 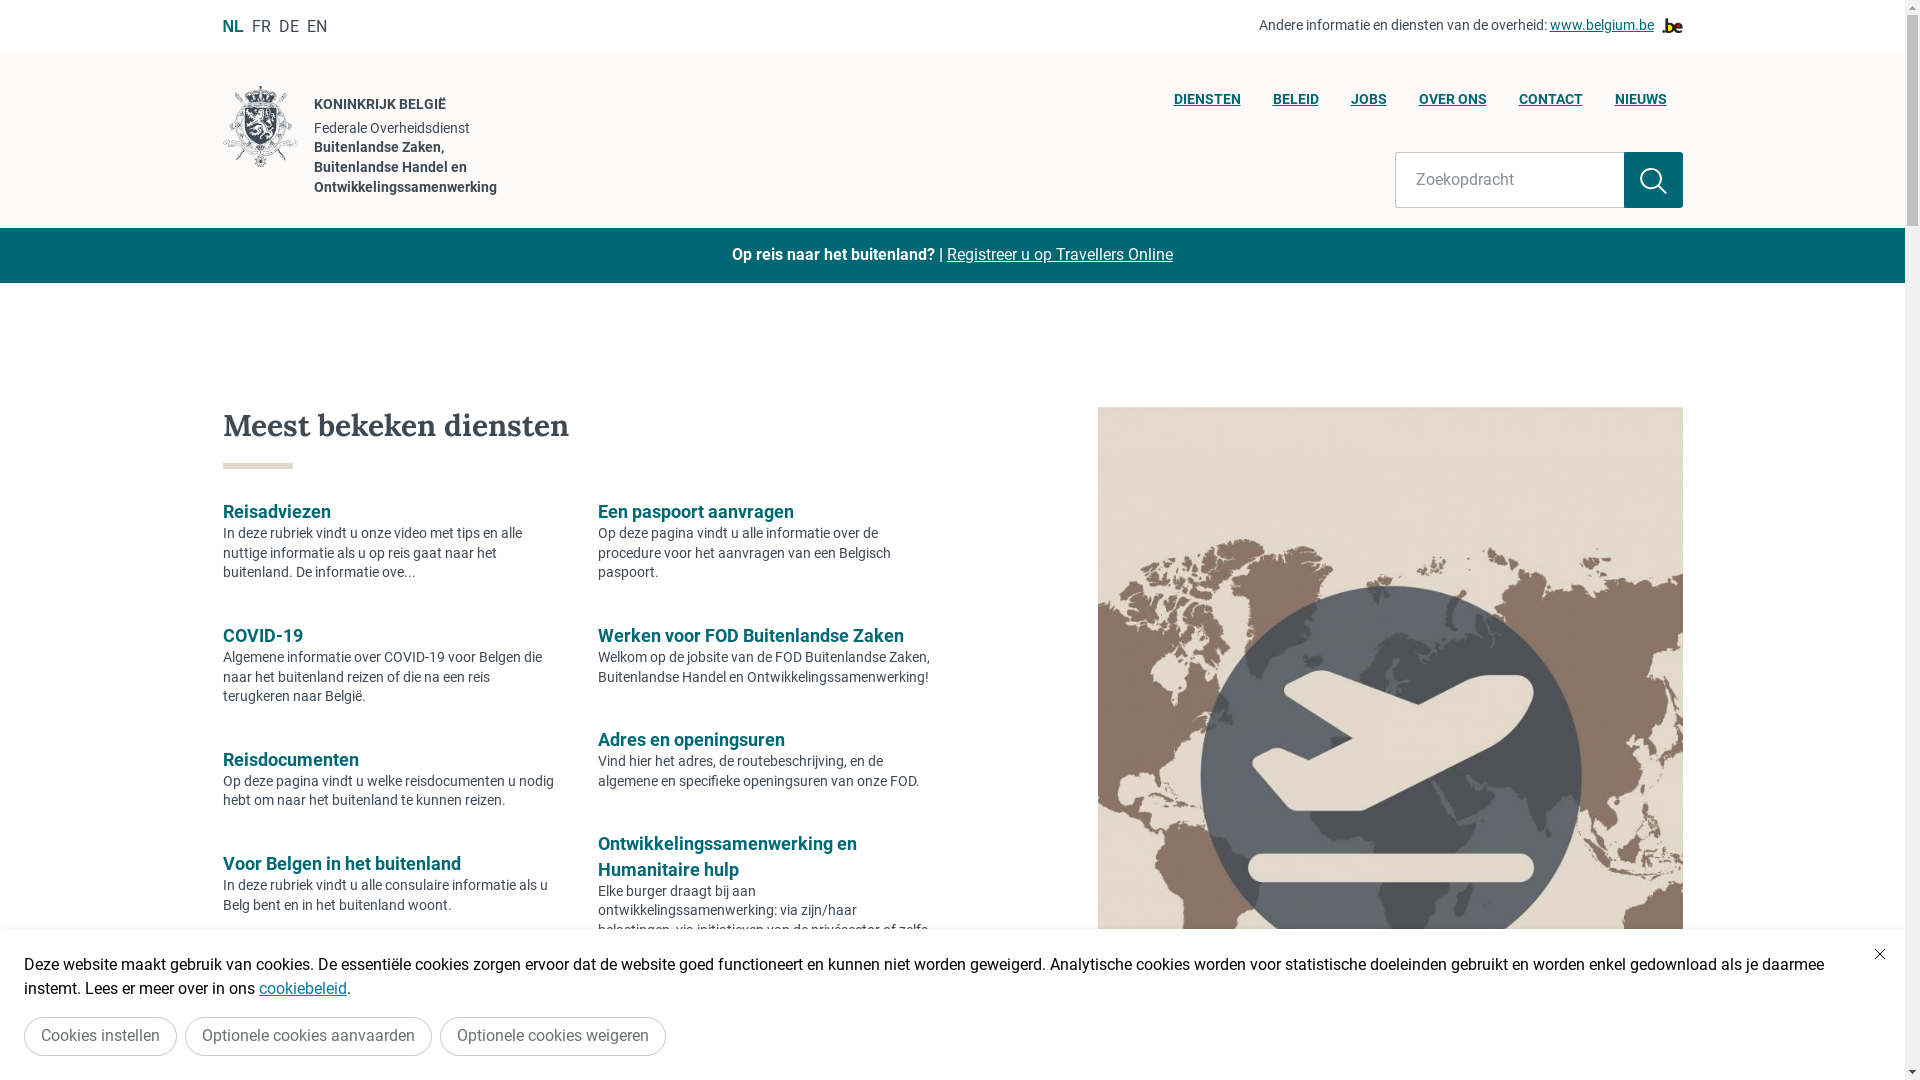 I want to click on 'Filteren', so click(x=1653, y=180).